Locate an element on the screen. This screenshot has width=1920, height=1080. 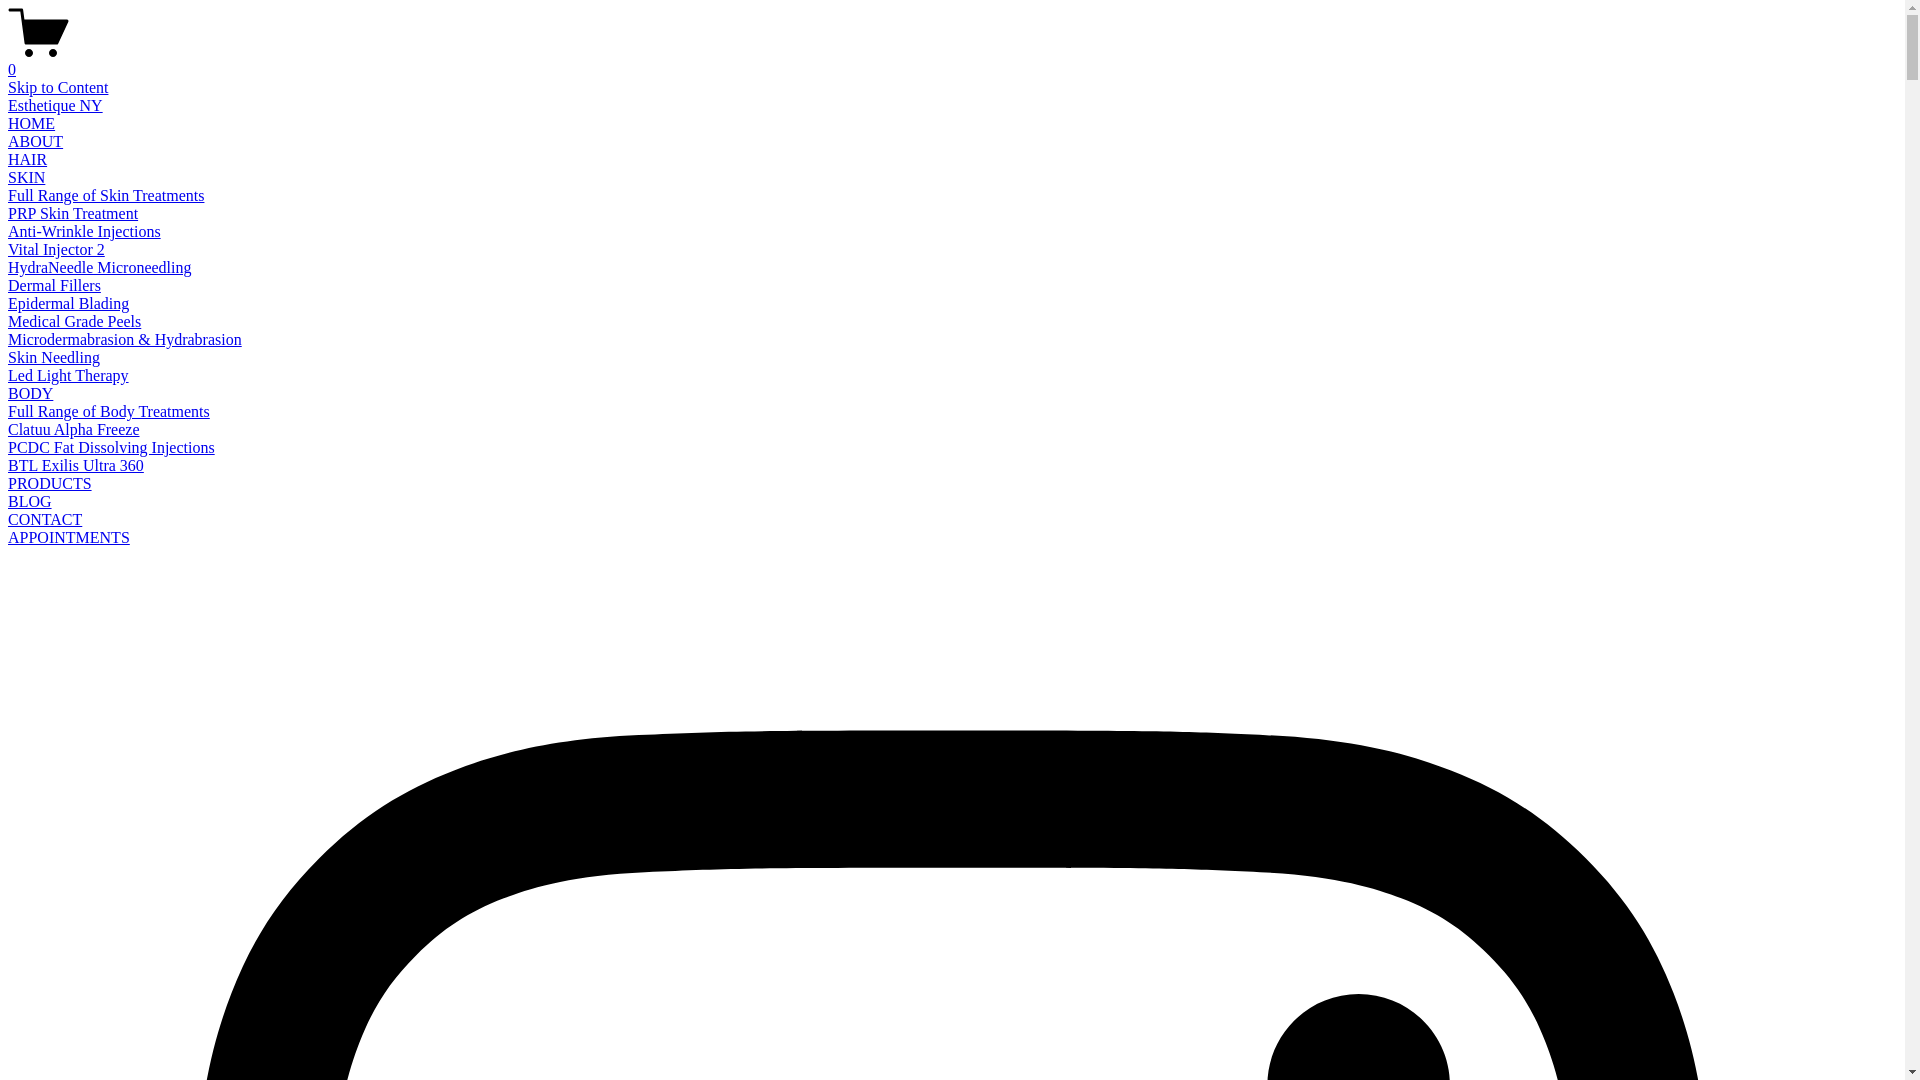
'Full Range of Skin Treatments' is located at coordinates (104, 195).